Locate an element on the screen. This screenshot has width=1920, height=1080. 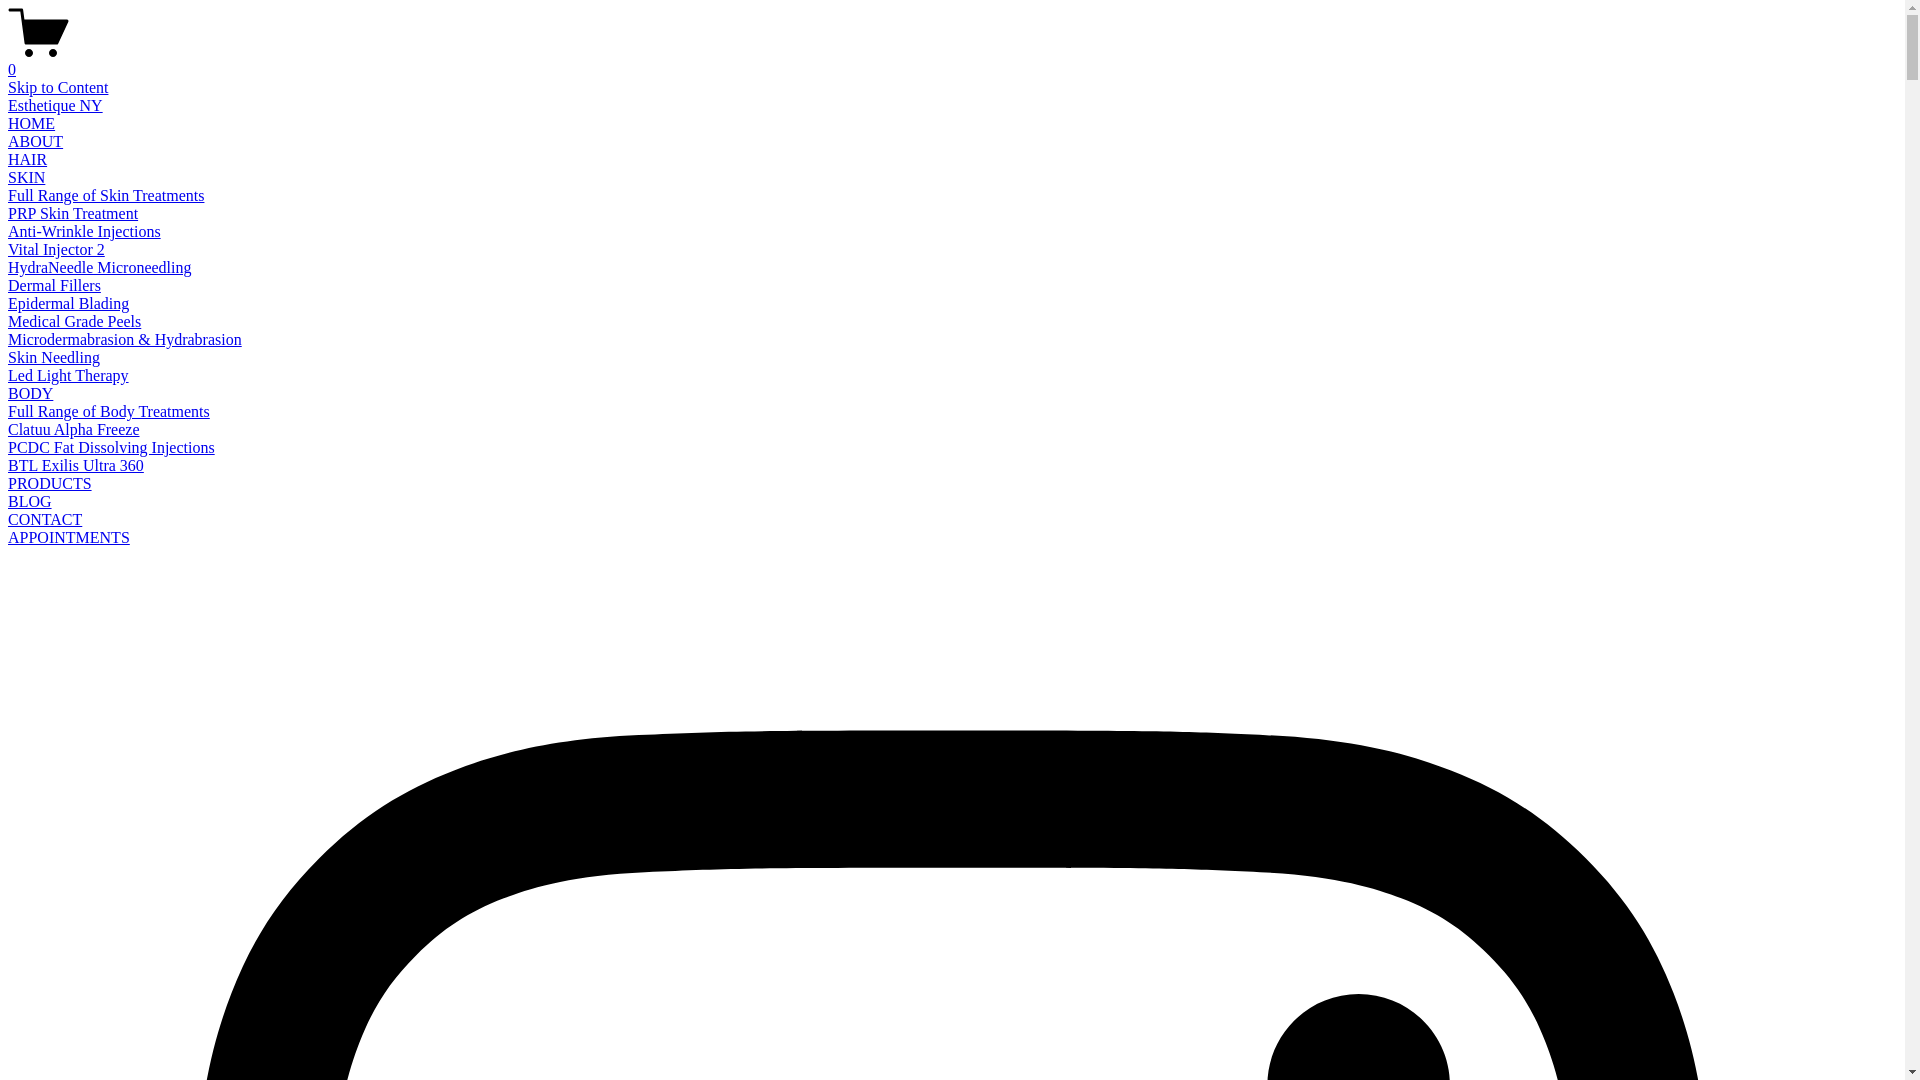
'Full Range of Skin Treatments' is located at coordinates (104, 195).